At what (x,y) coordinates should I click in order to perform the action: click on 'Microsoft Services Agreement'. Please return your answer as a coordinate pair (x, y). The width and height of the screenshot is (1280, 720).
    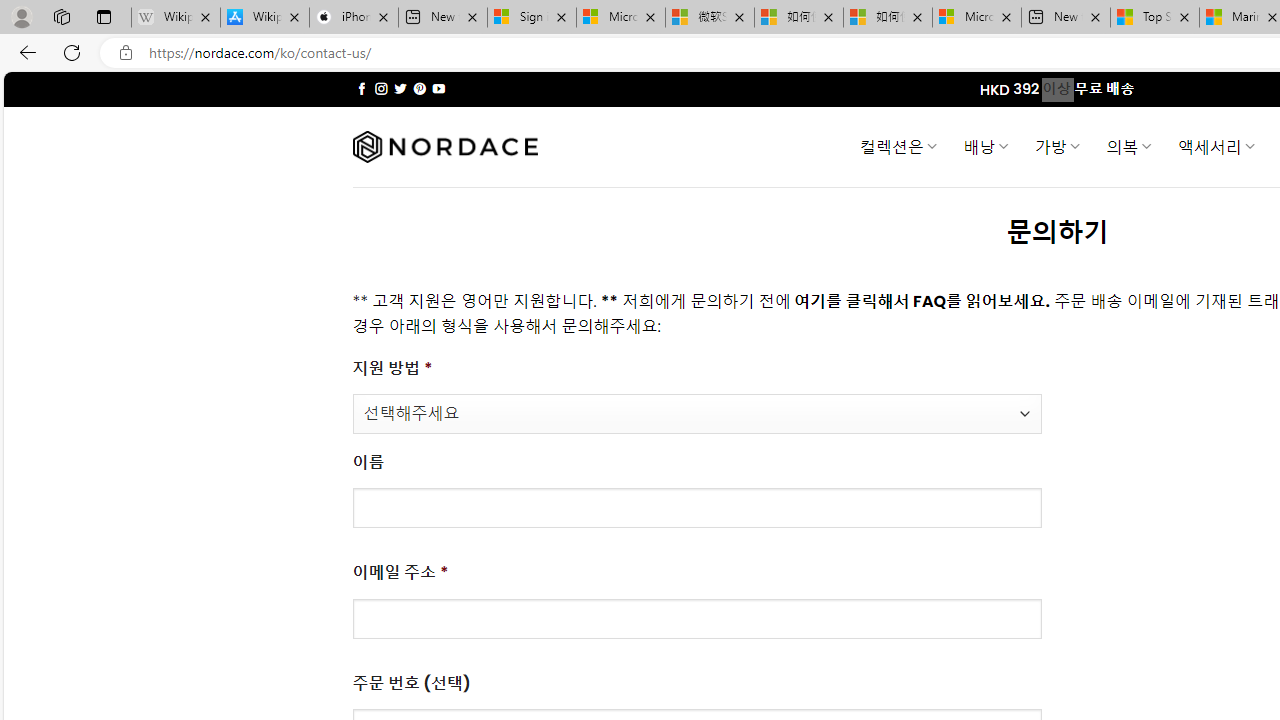
    Looking at the image, I should click on (620, 17).